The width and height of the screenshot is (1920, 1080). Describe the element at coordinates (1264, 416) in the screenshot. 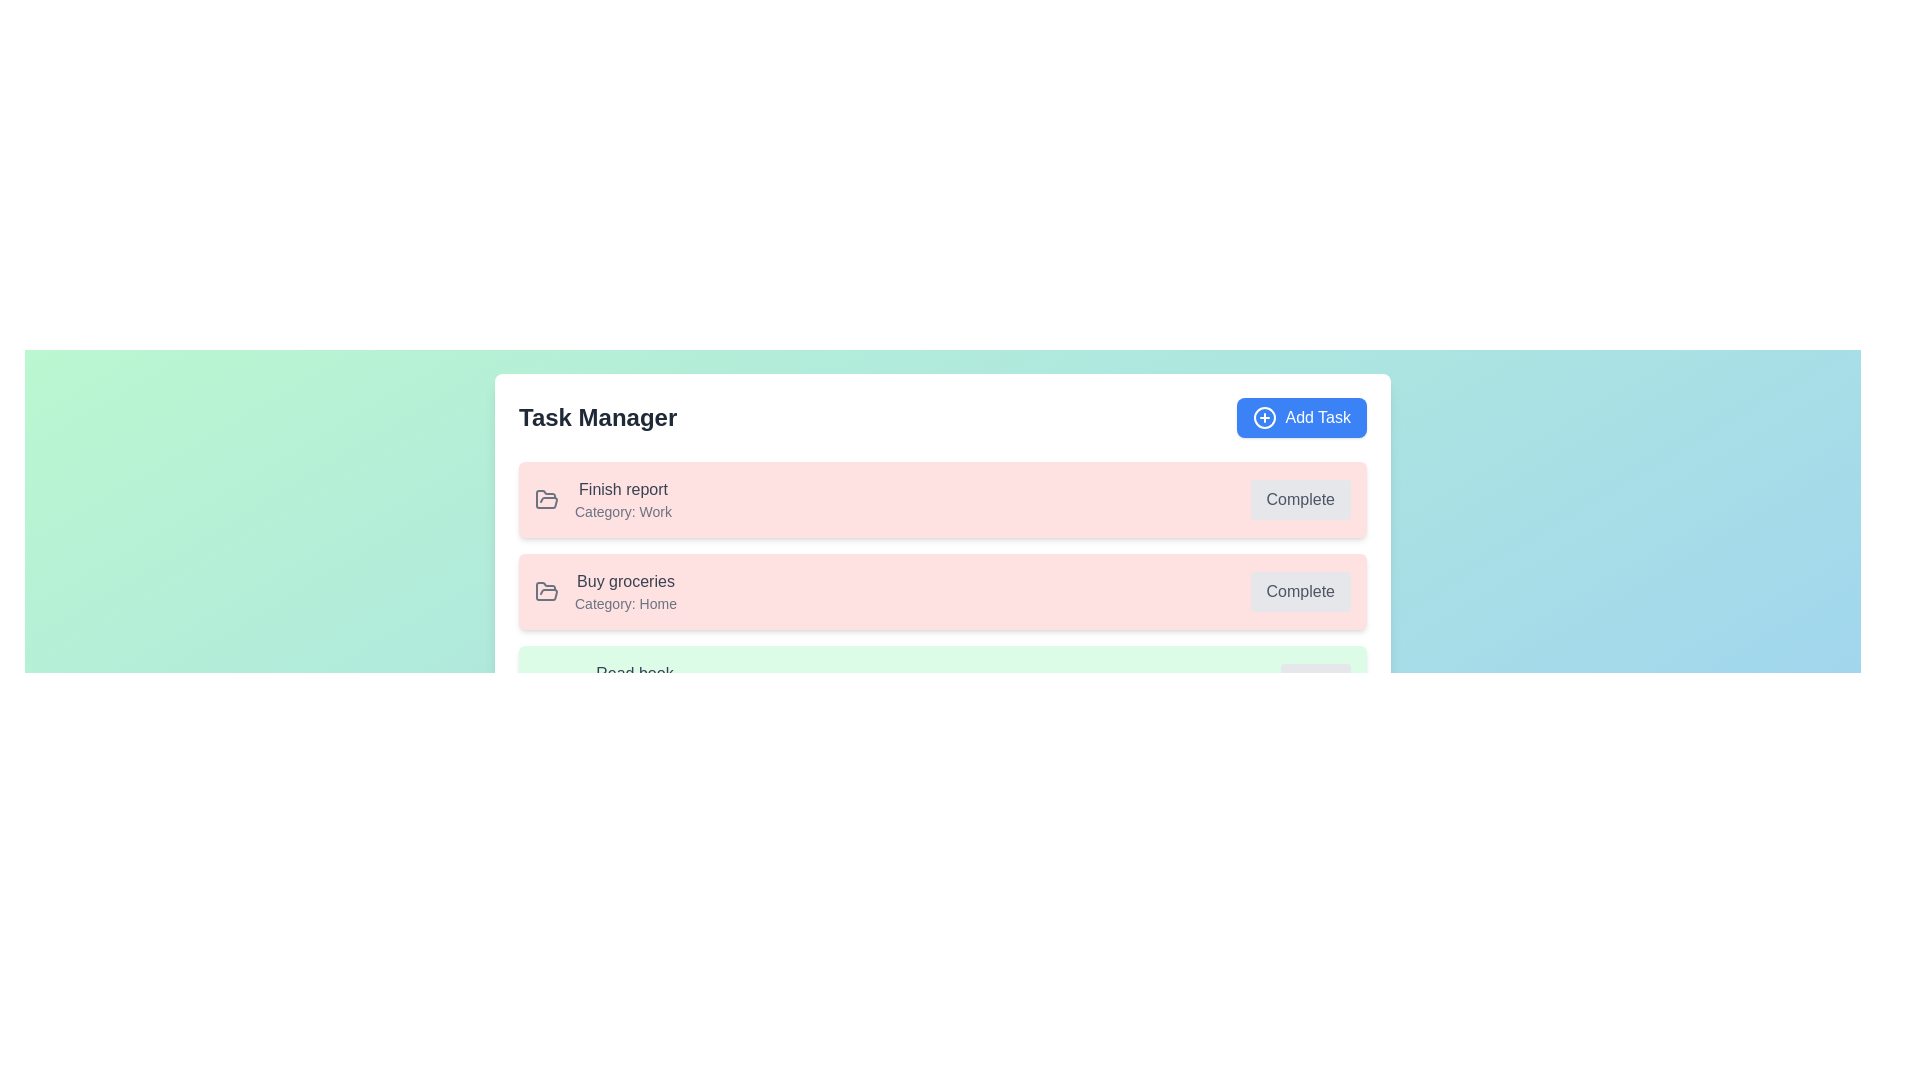

I see `the decorative icon located at the leftmost part of the 'Add Task' button within the 'Task Manager' panel` at that location.